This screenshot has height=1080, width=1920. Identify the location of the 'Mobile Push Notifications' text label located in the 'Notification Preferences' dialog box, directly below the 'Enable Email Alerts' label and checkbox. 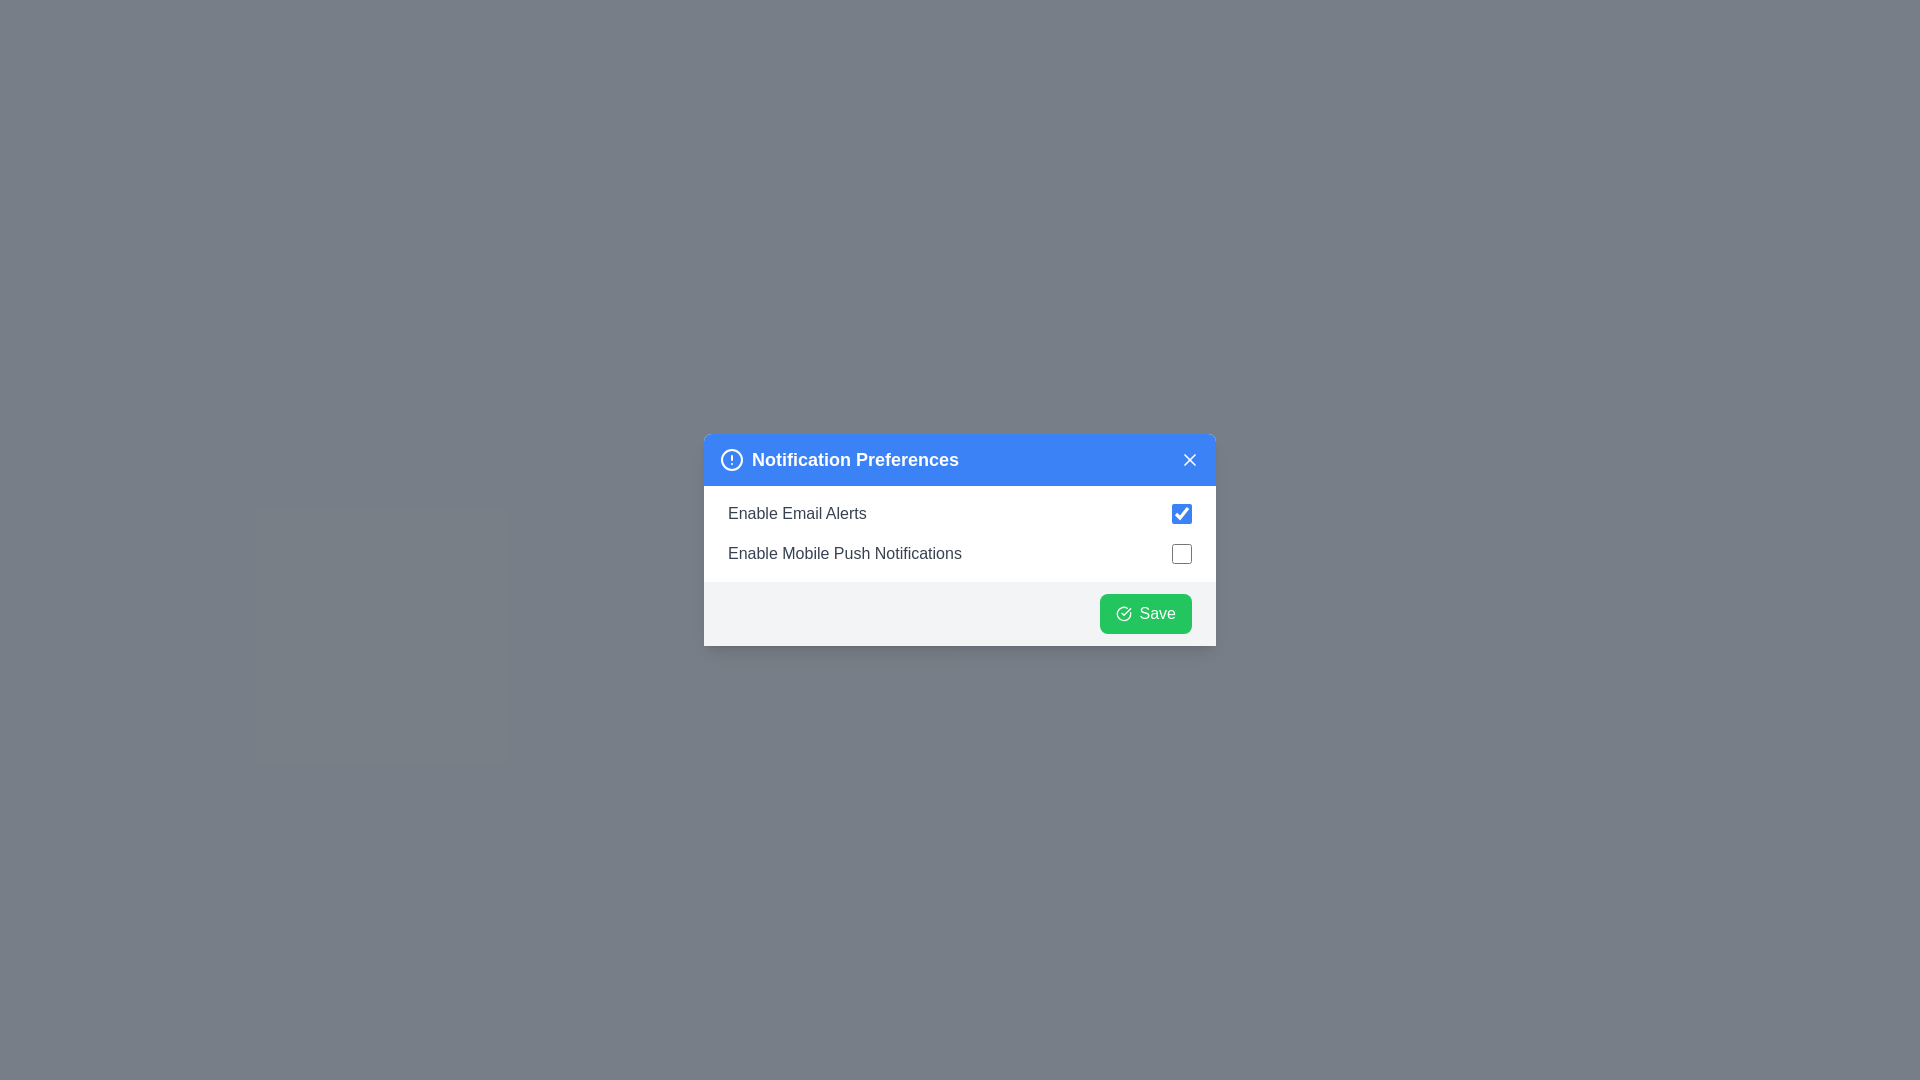
(844, 554).